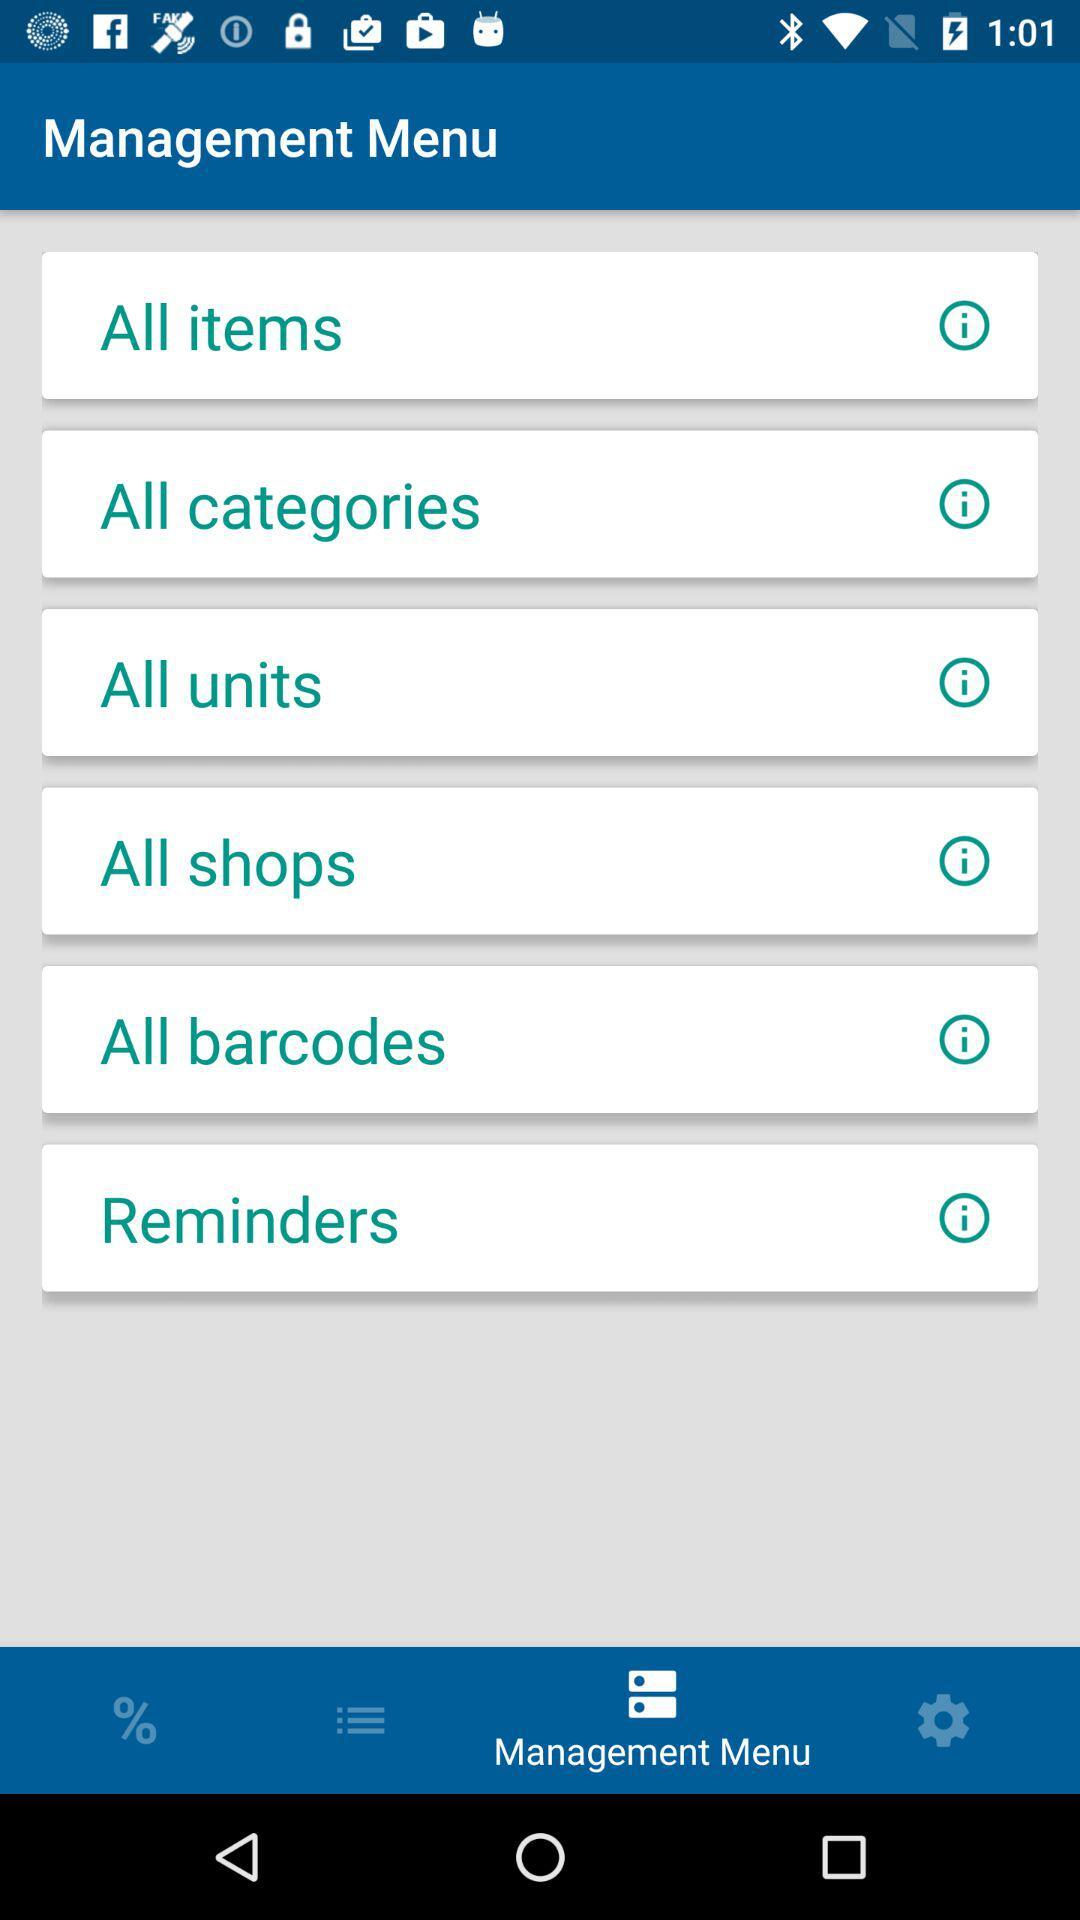 The height and width of the screenshot is (1920, 1080). What do you see at coordinates (963, 504) in the screenshot?
I see `information on all categories button` at bounding box center [963, 504].